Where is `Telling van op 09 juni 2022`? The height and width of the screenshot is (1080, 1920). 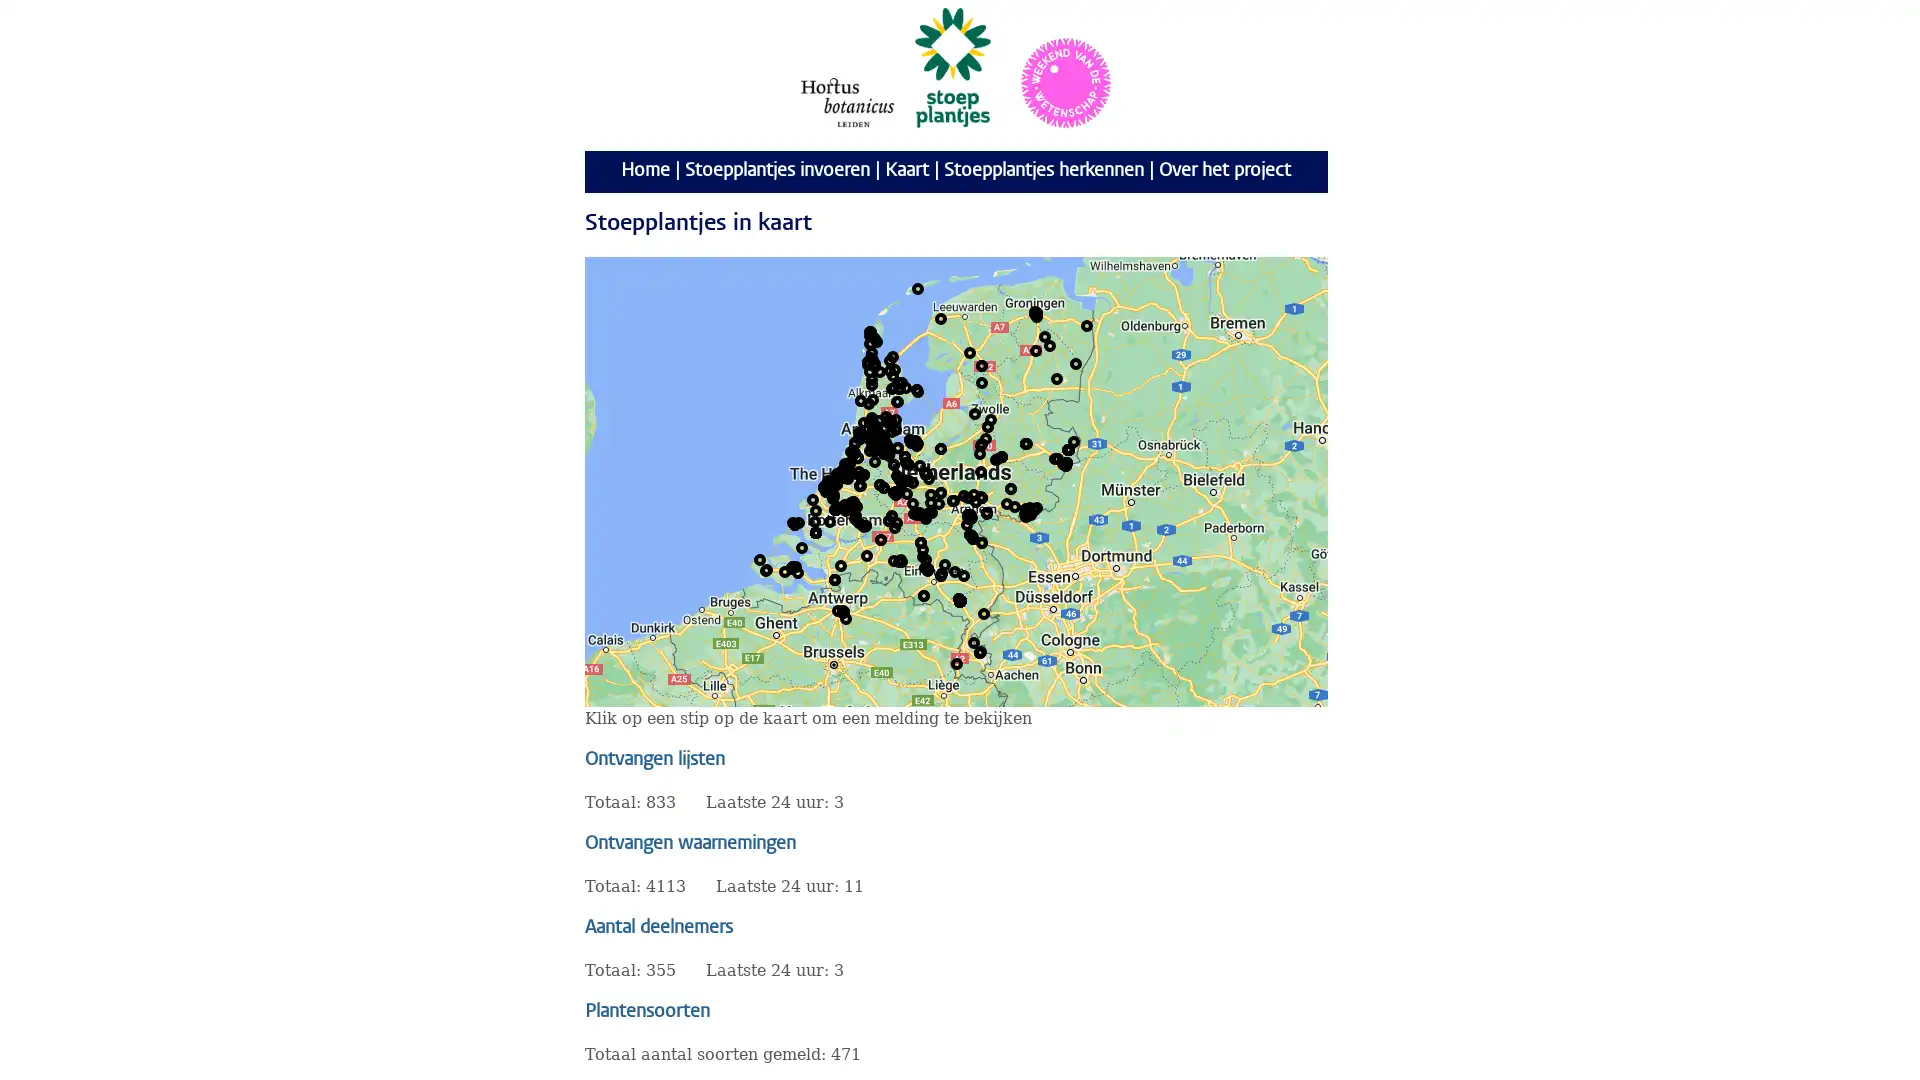 Telling van op 09 juni 2022 is located at coordinates (1026, 442).